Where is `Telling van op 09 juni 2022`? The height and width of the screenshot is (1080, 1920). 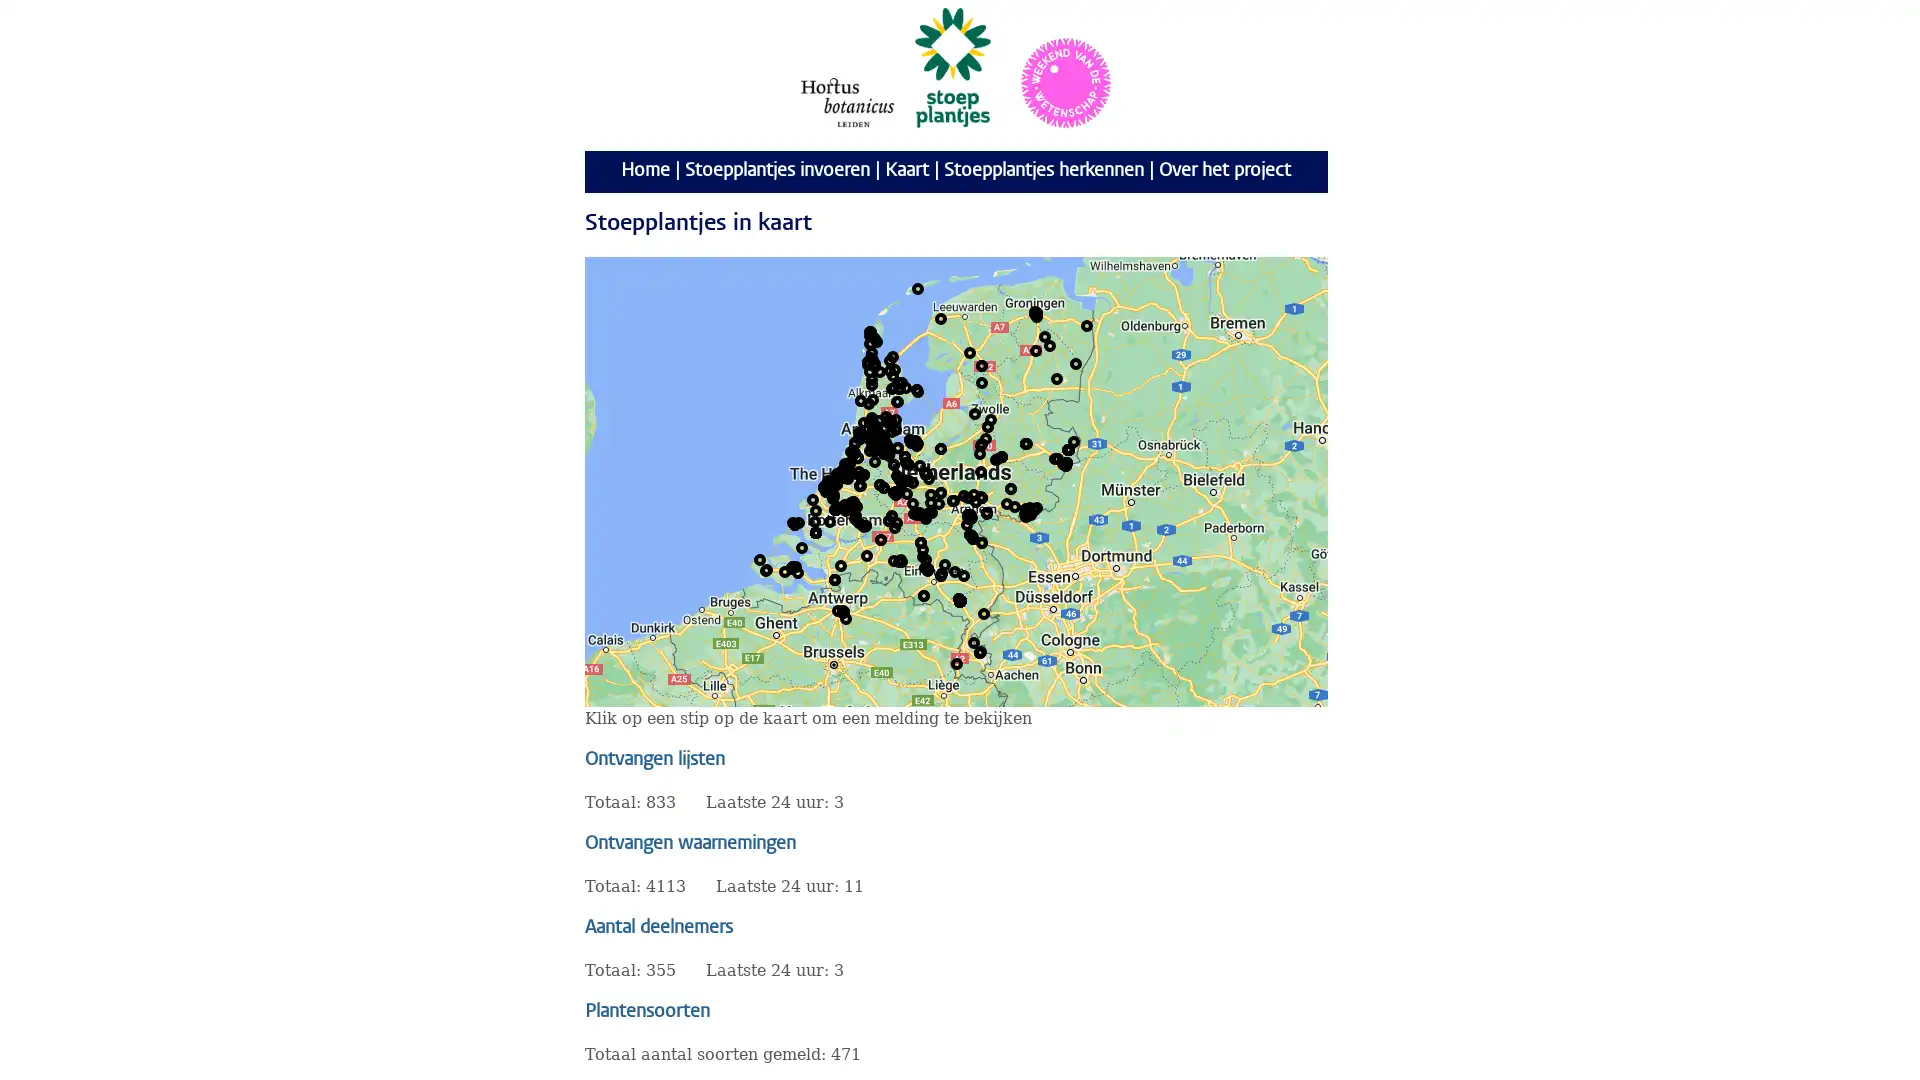 Telling van op 09 juni 2022 is located at coordinates (1026, 442).